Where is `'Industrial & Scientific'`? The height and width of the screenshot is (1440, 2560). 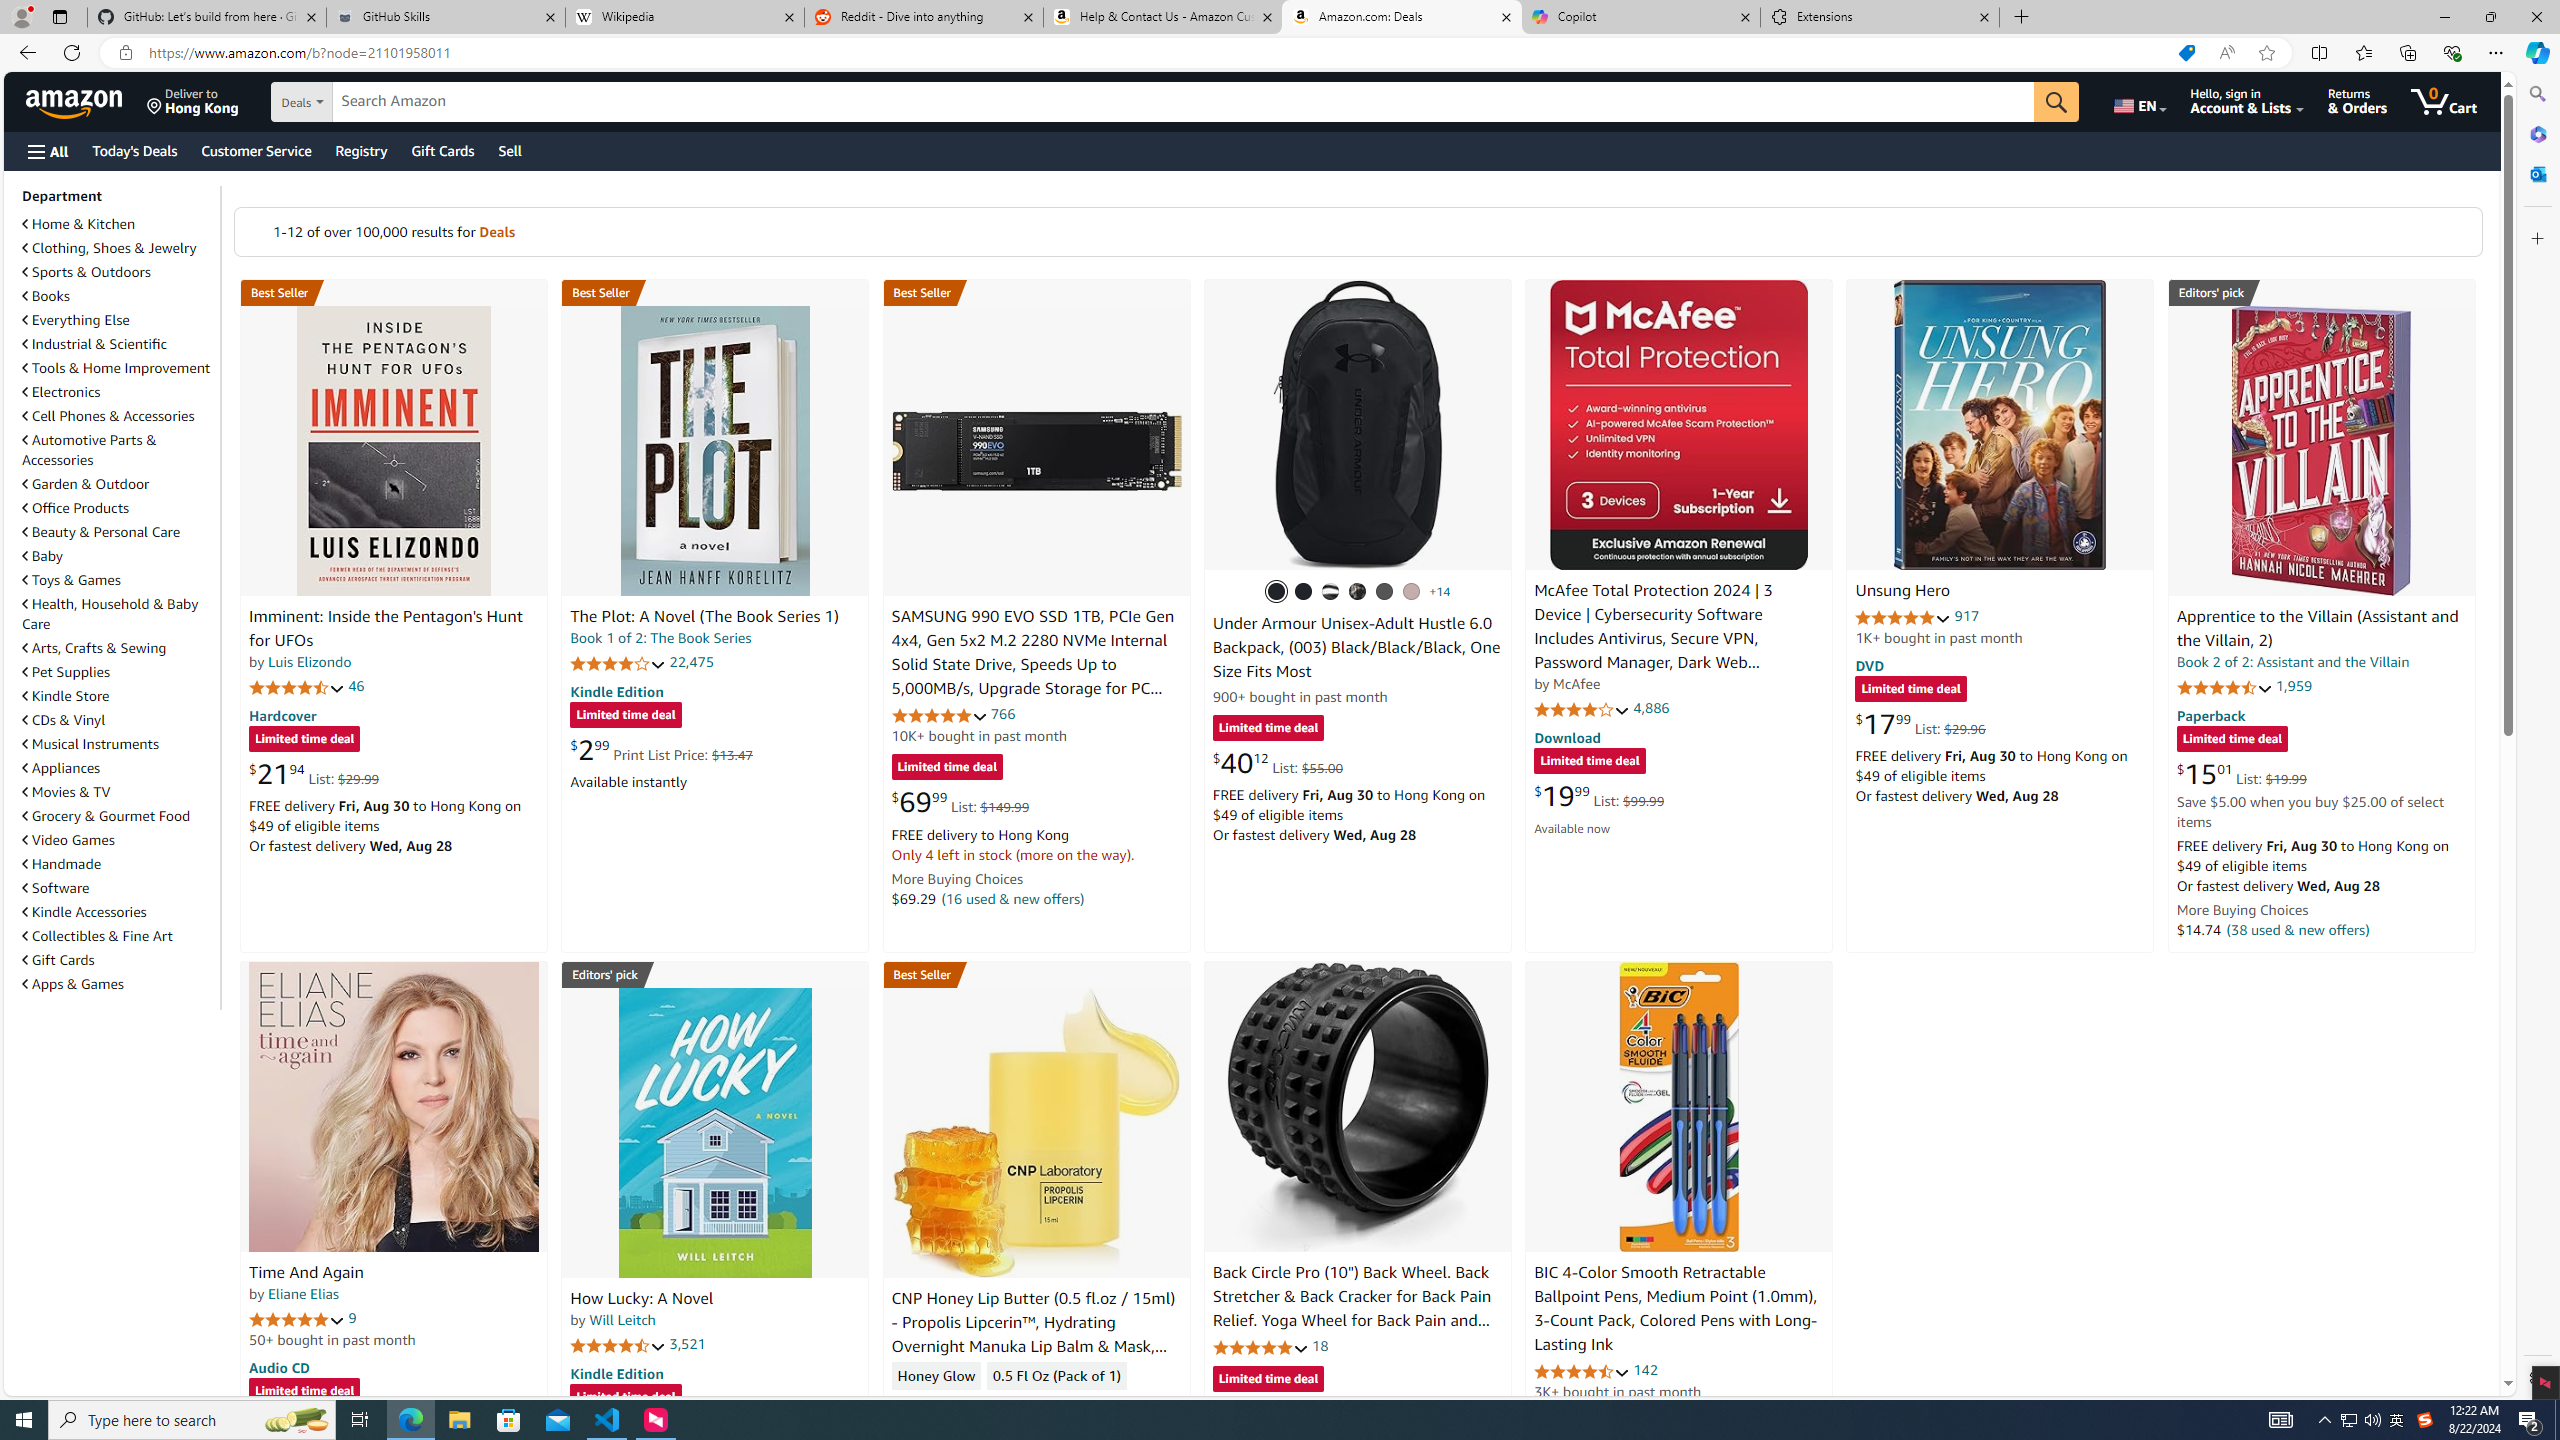 'Industrial & Scientific' is located at coordinates (118, 344).